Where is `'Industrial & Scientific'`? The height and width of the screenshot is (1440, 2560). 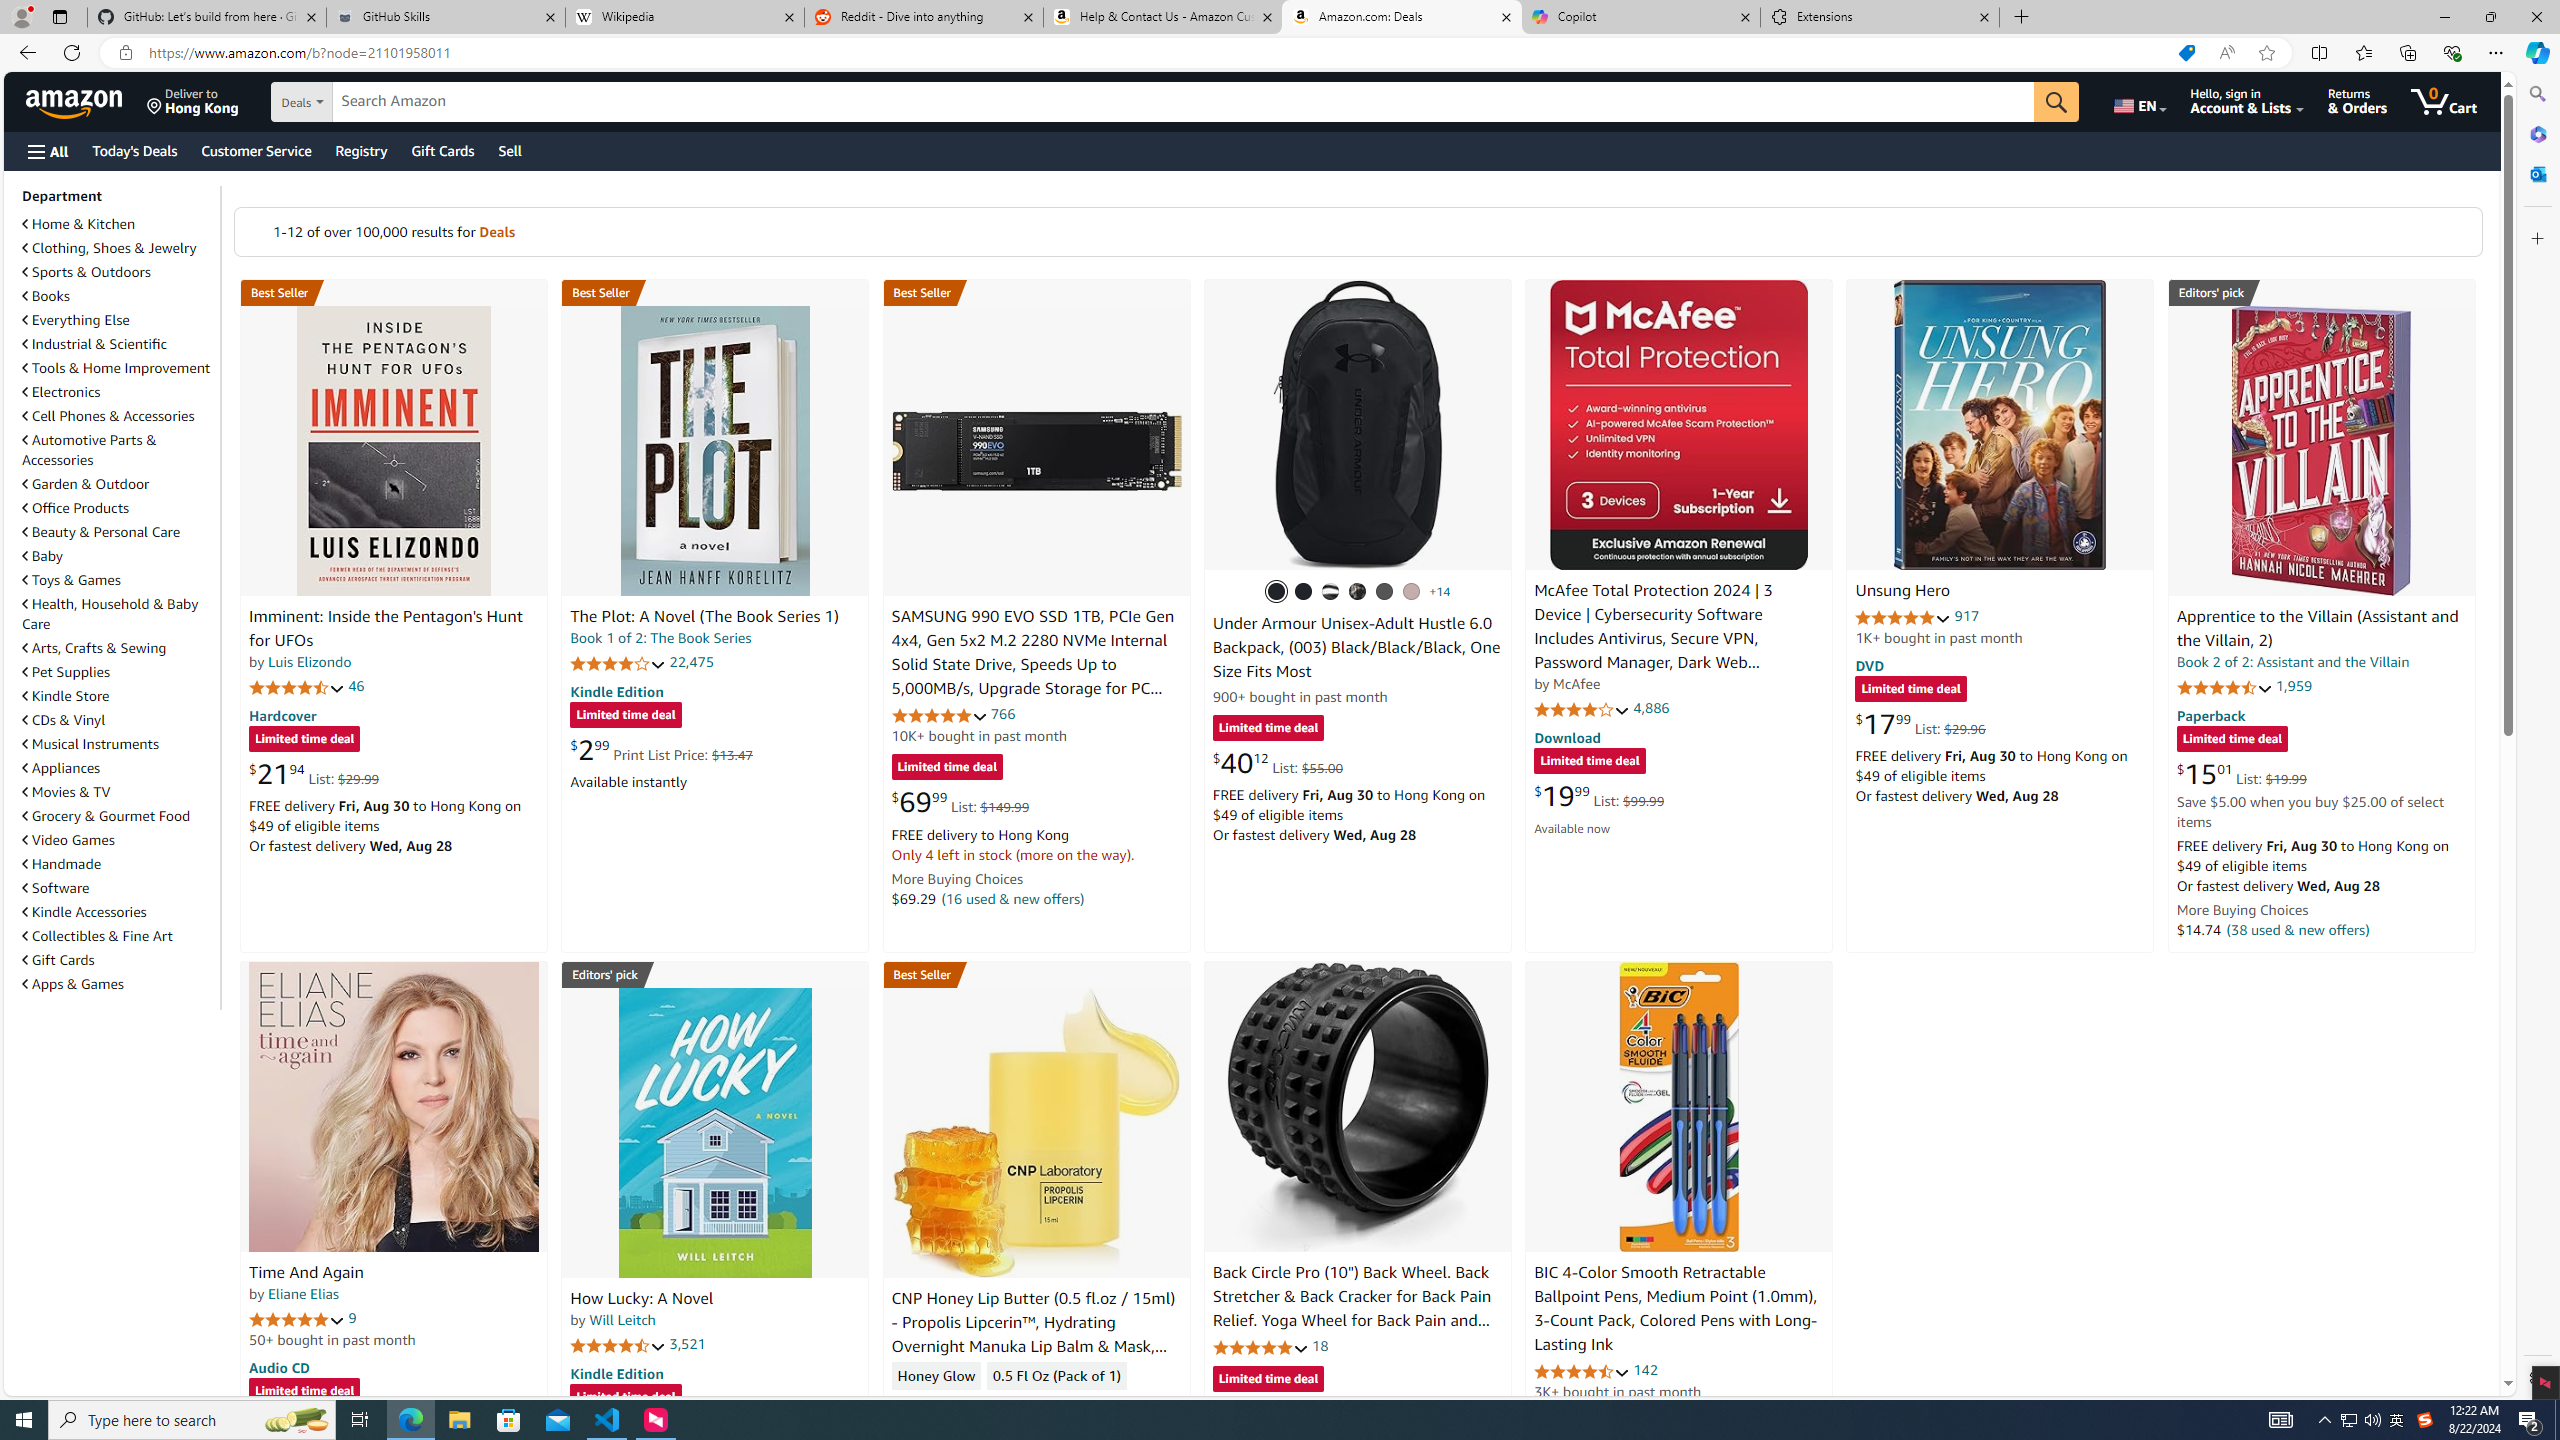 'Industrial & Scientific' is located at coordinates (118, 344).